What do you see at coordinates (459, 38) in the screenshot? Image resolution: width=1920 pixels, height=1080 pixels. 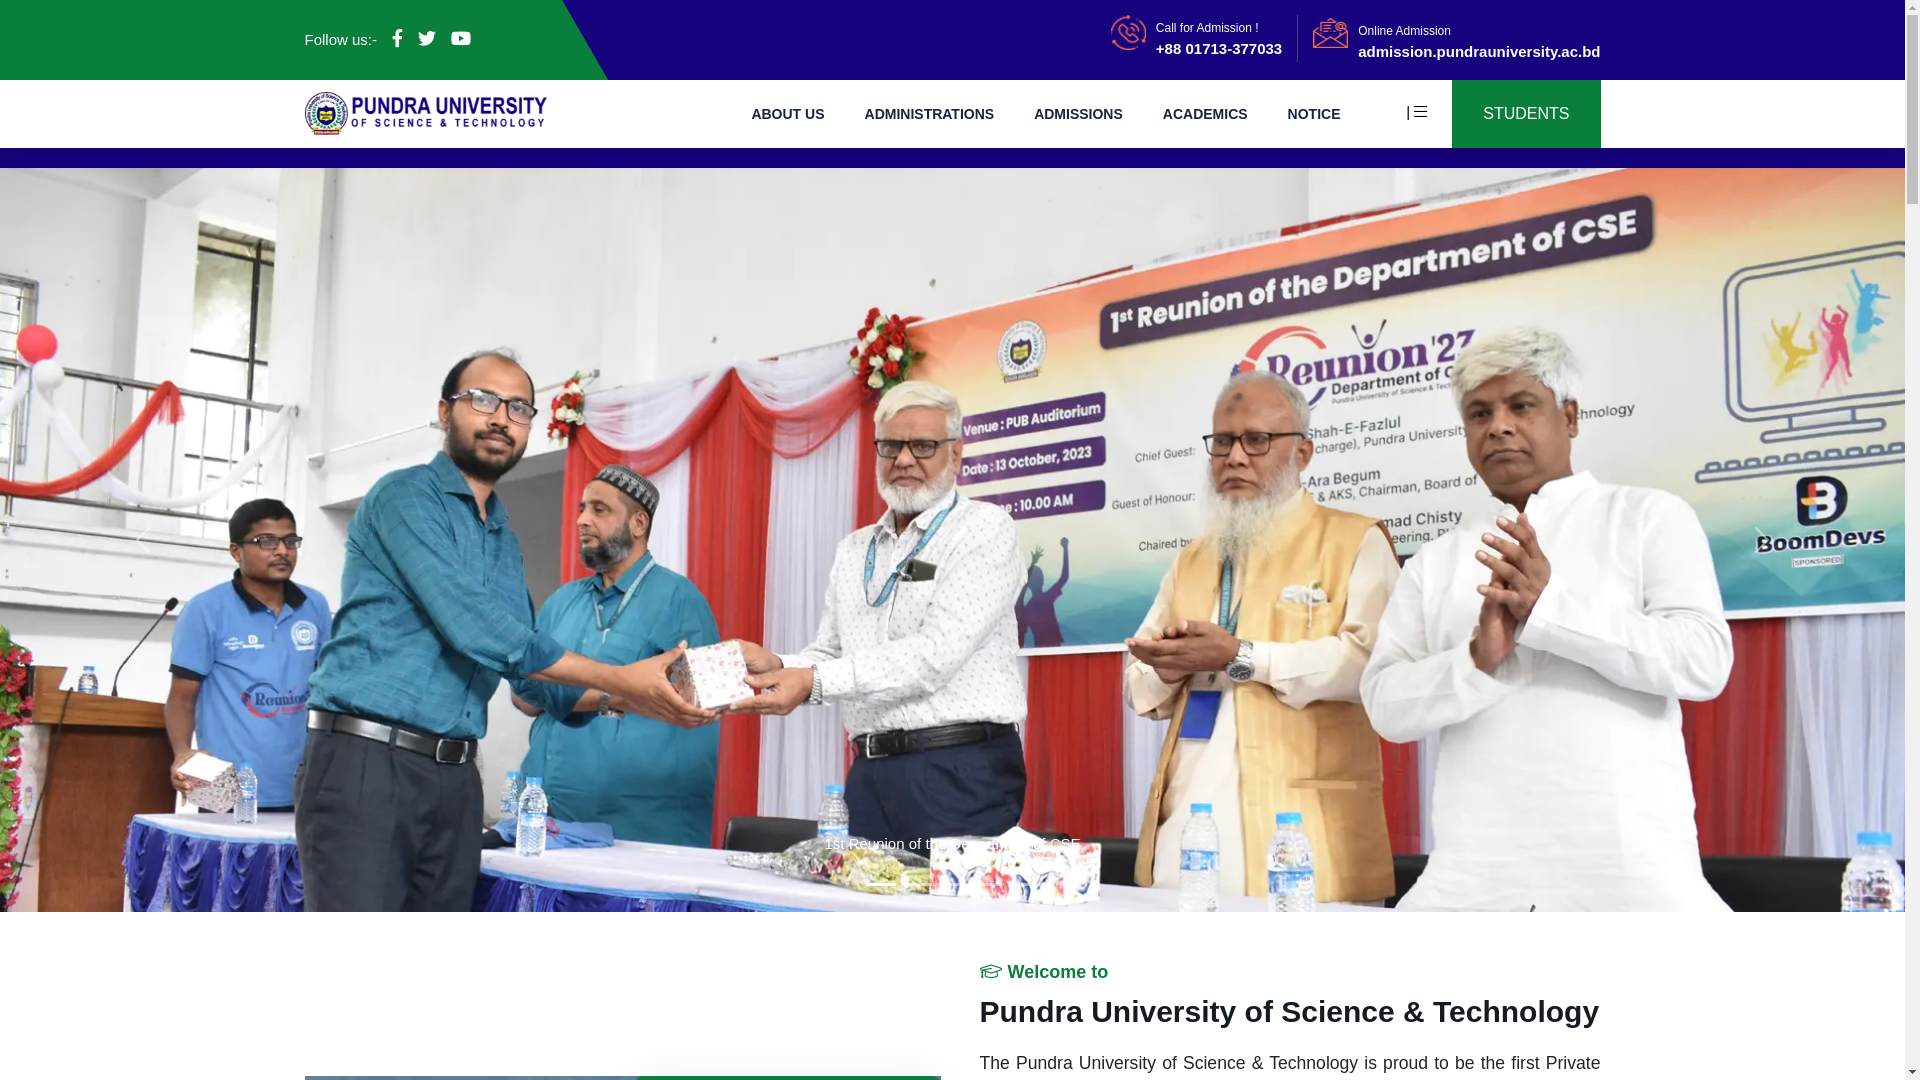 I see `'Youtube'` at bounding box center [459, 38].